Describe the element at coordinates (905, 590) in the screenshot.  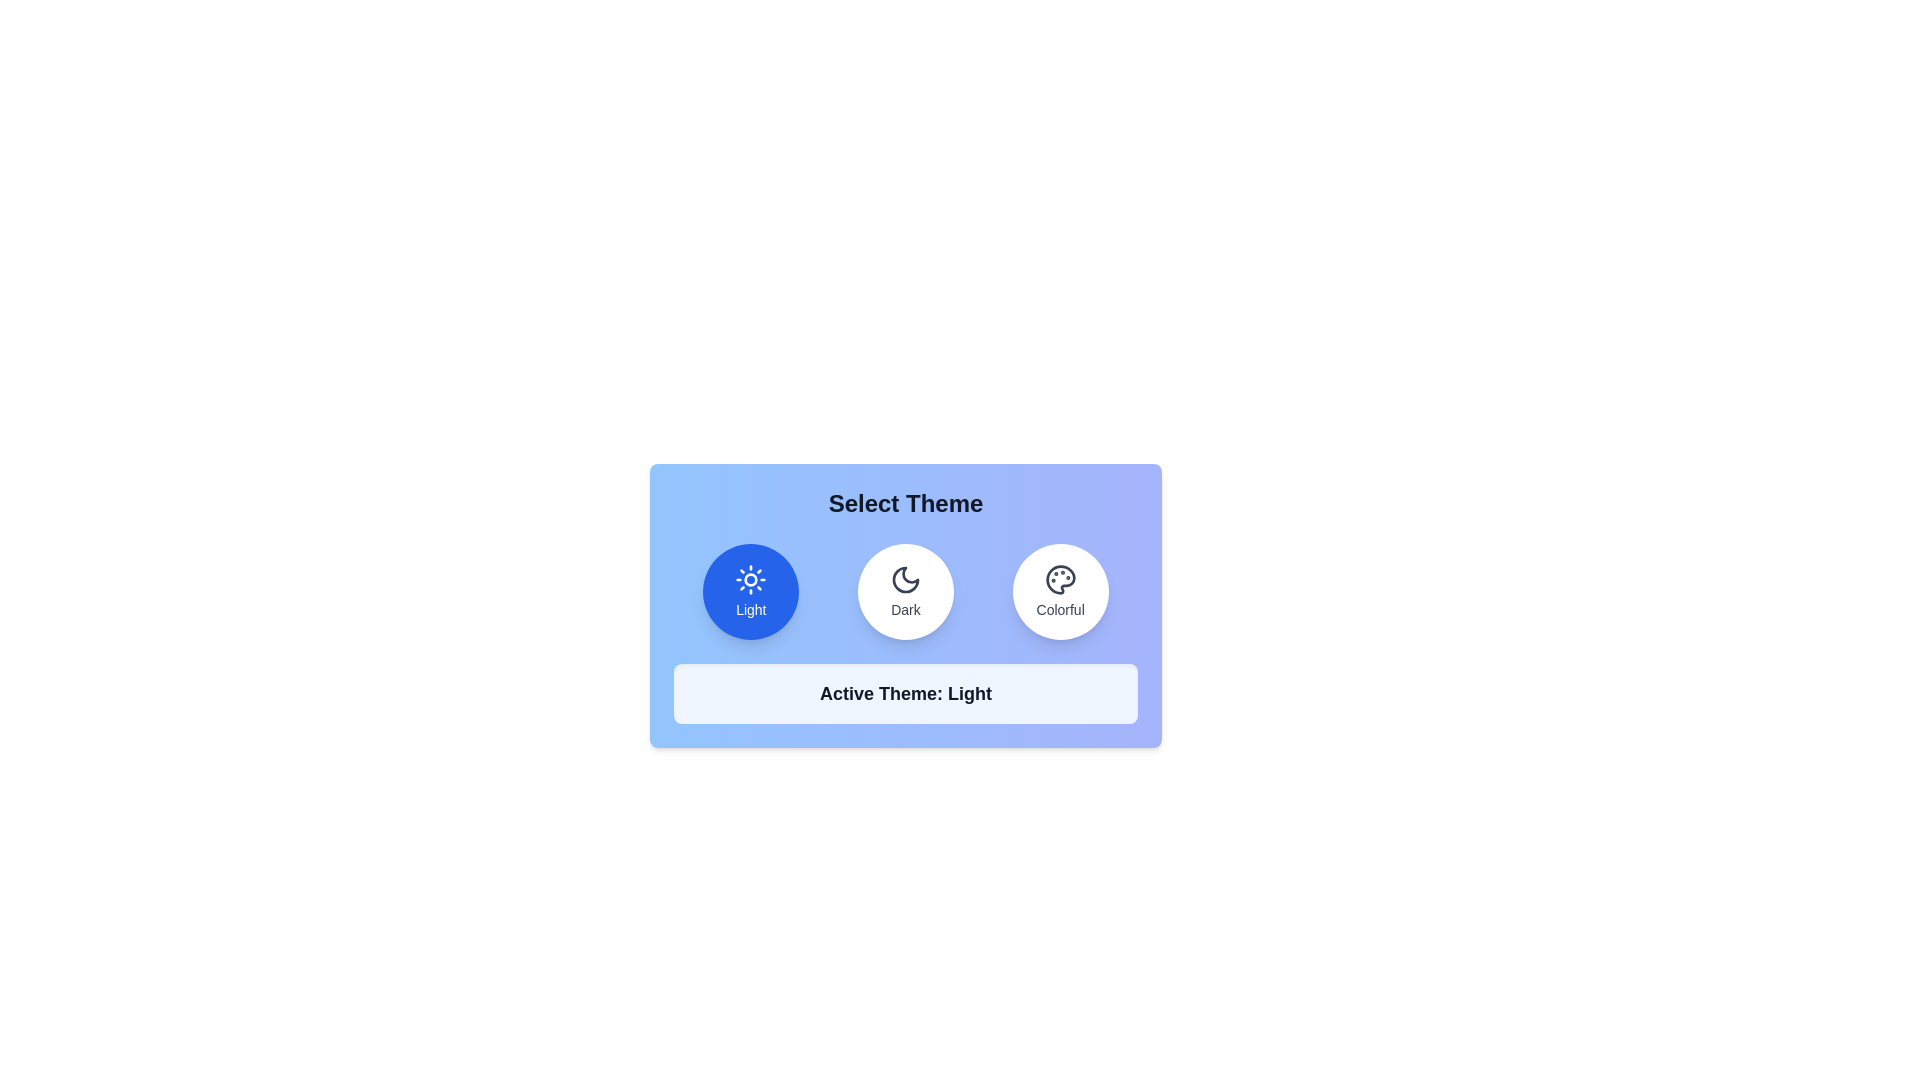
I see `the theme button for Dark` at that location.